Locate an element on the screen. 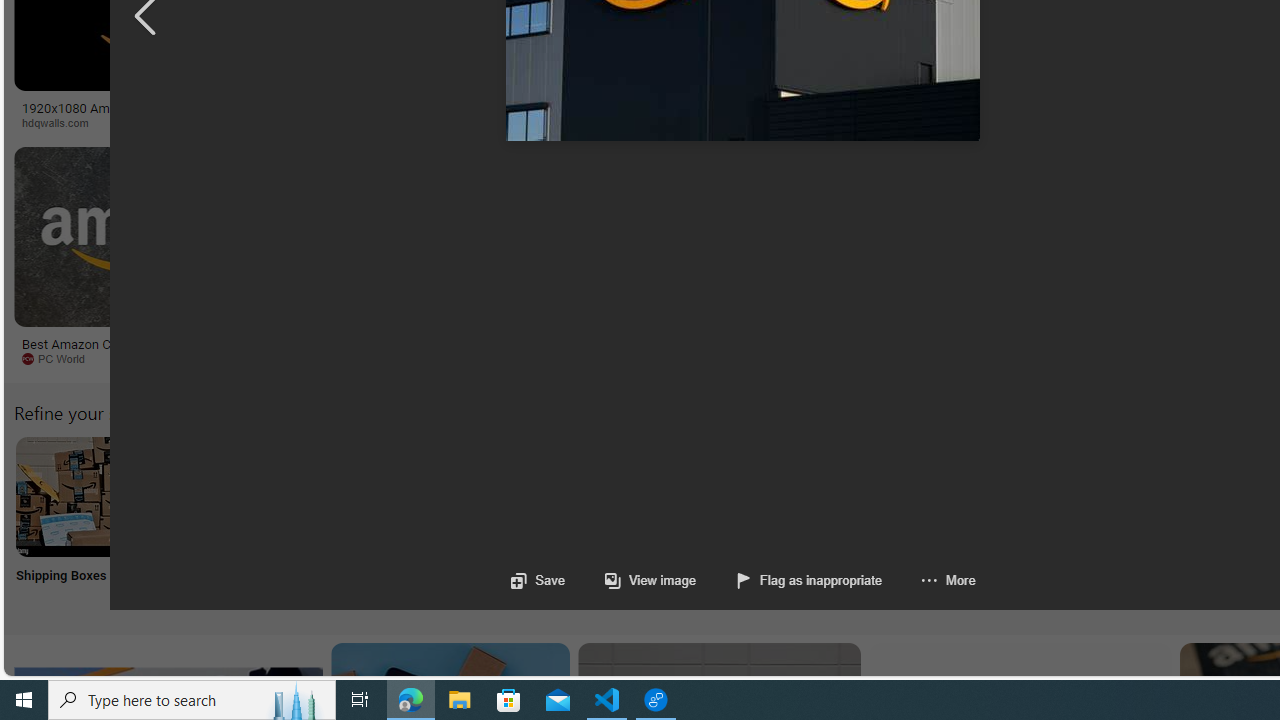 The image size is (1280, 720). 'View image' is located at coordinates (650, 580).